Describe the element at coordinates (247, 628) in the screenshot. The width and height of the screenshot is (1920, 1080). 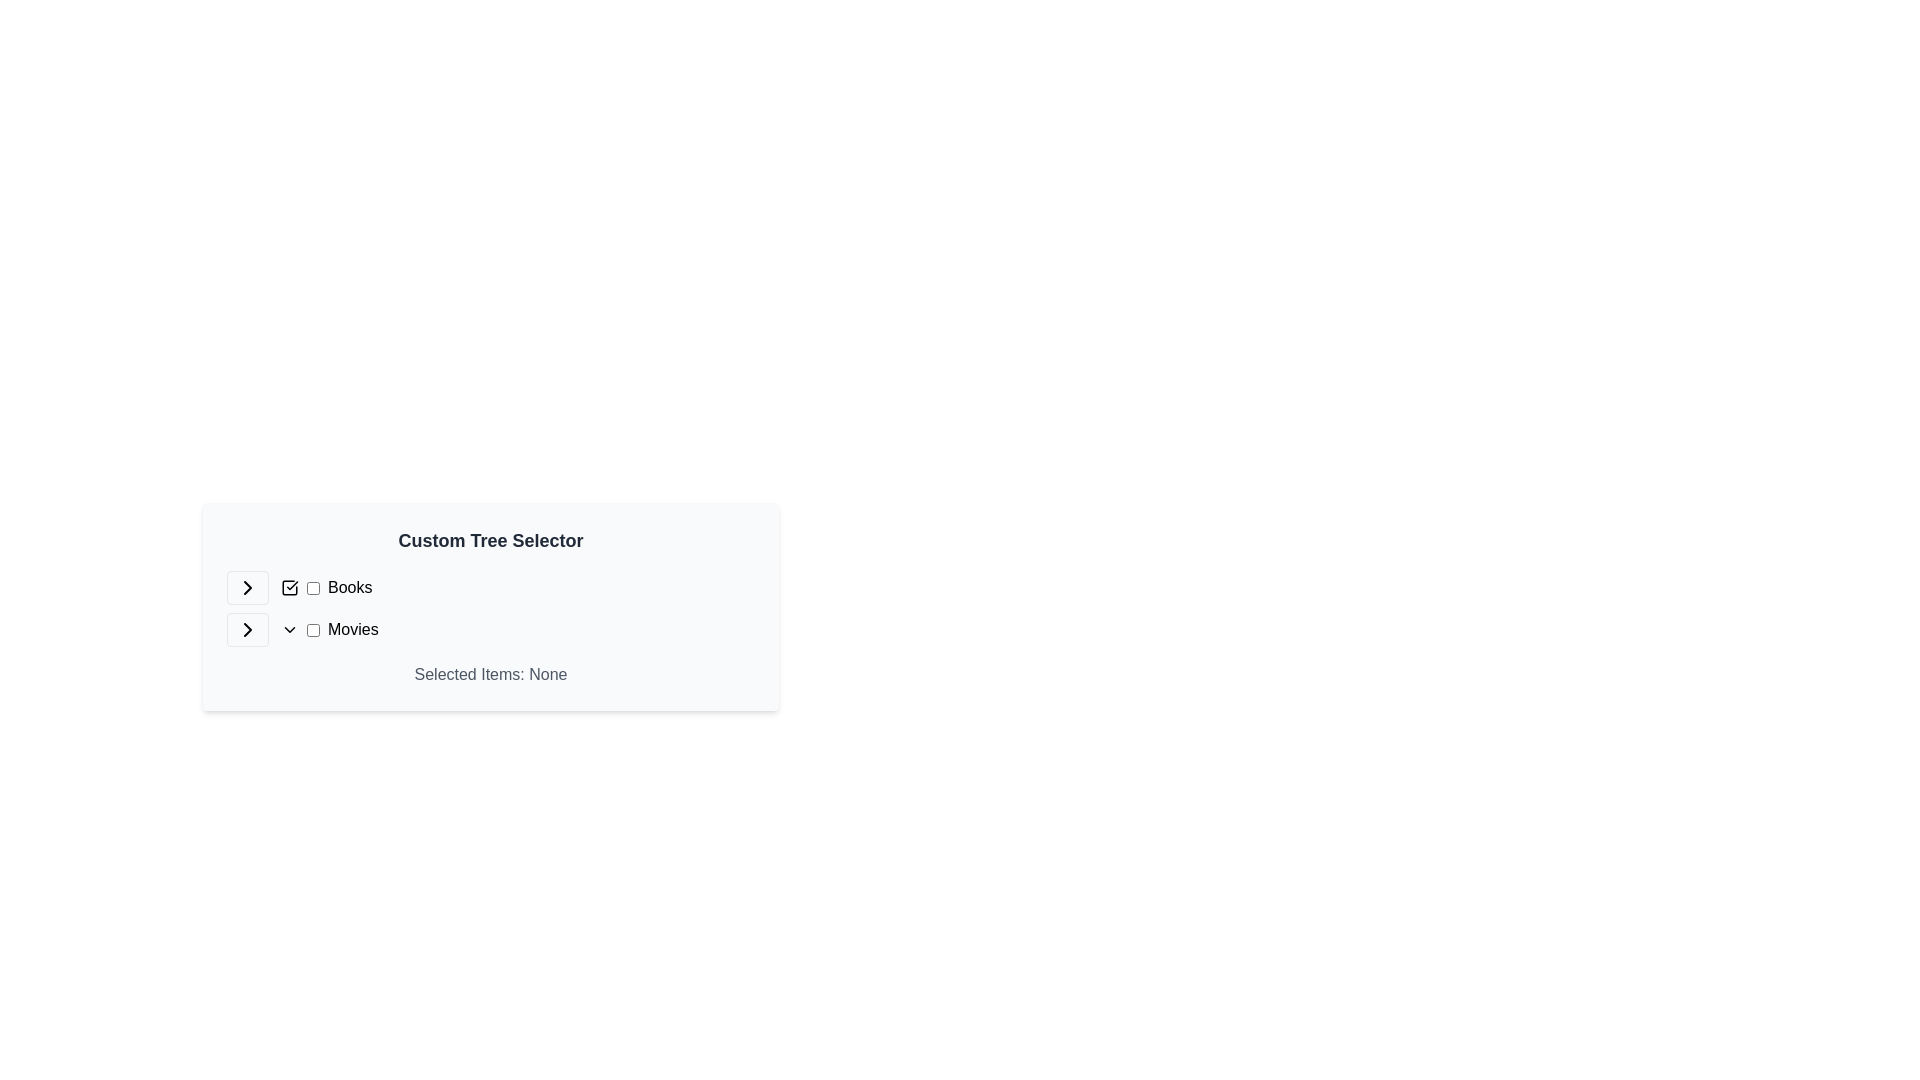
I see `the SVG-based chevron icon that indicates expandable or collapsible content related to 'Movies', positioned to the left of the label and checkbox` at that location.